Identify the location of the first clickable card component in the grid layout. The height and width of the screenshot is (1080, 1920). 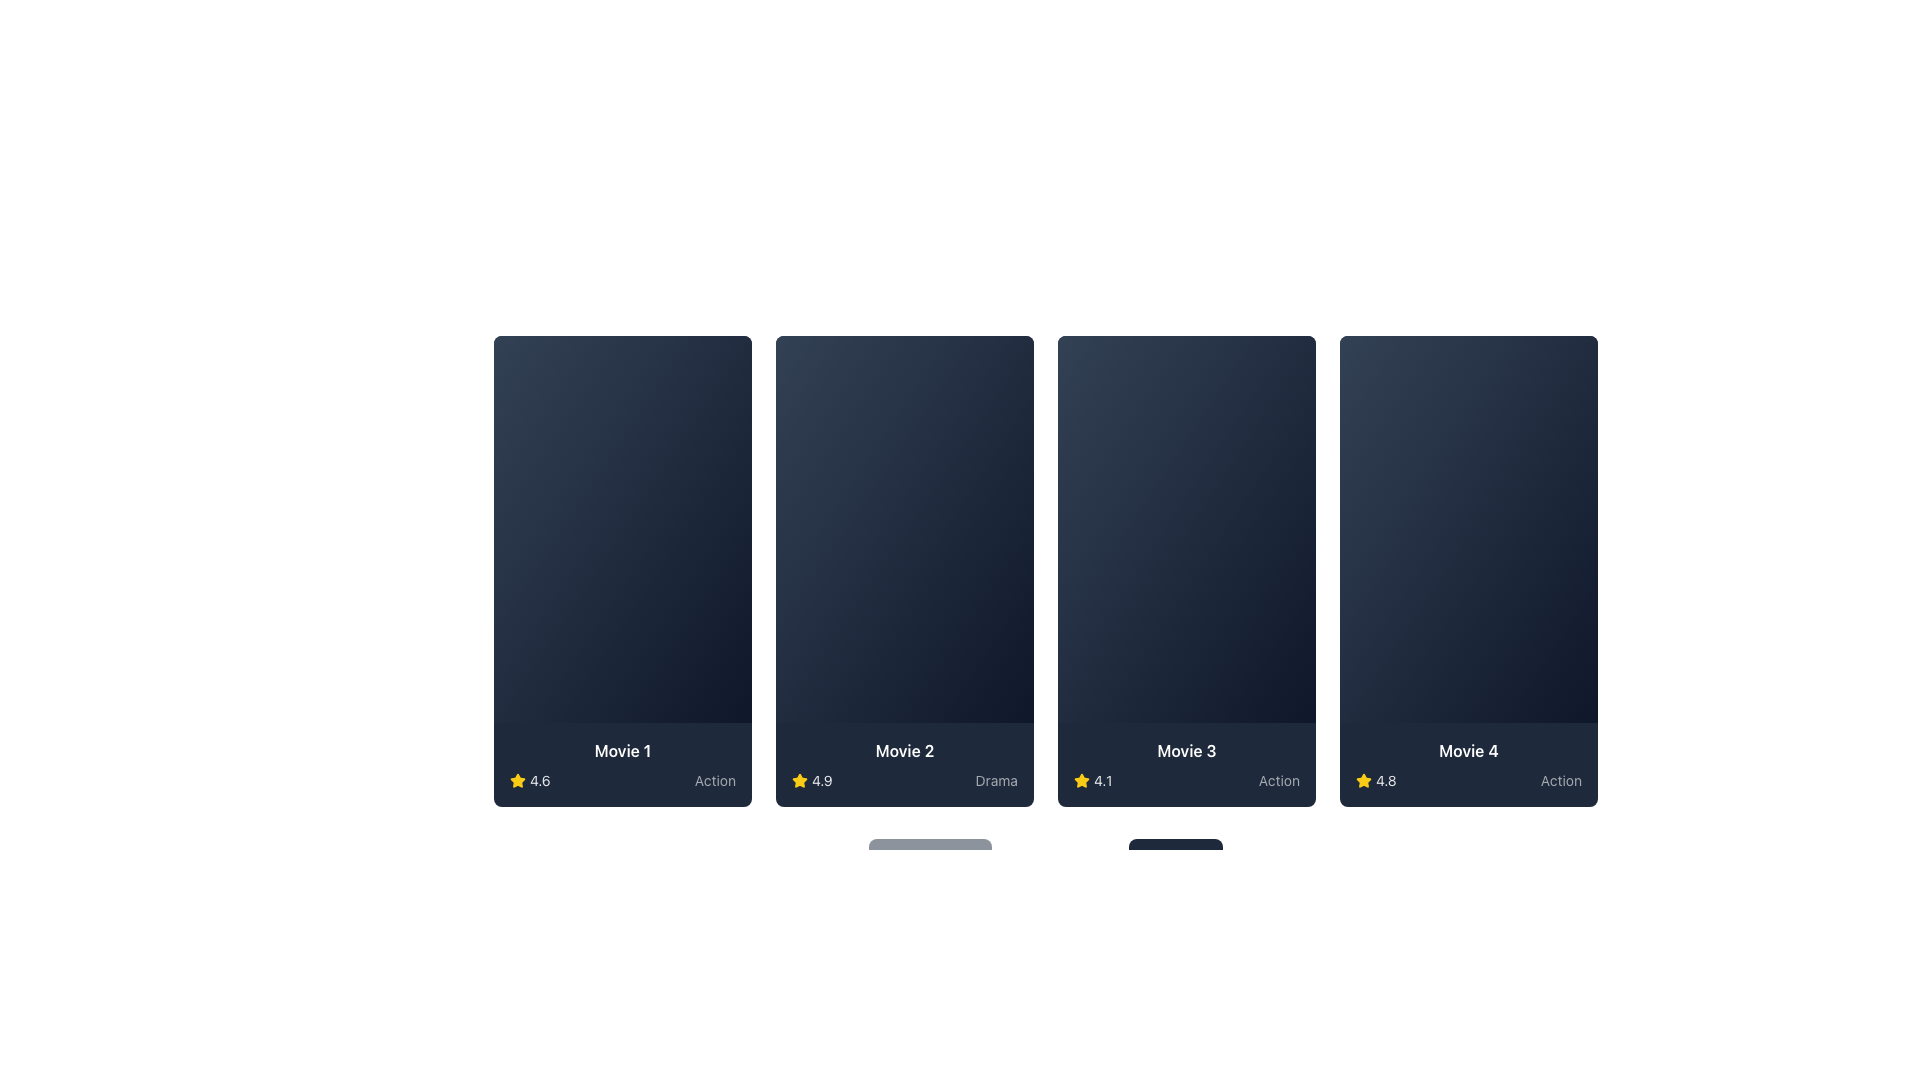
(622, 571).